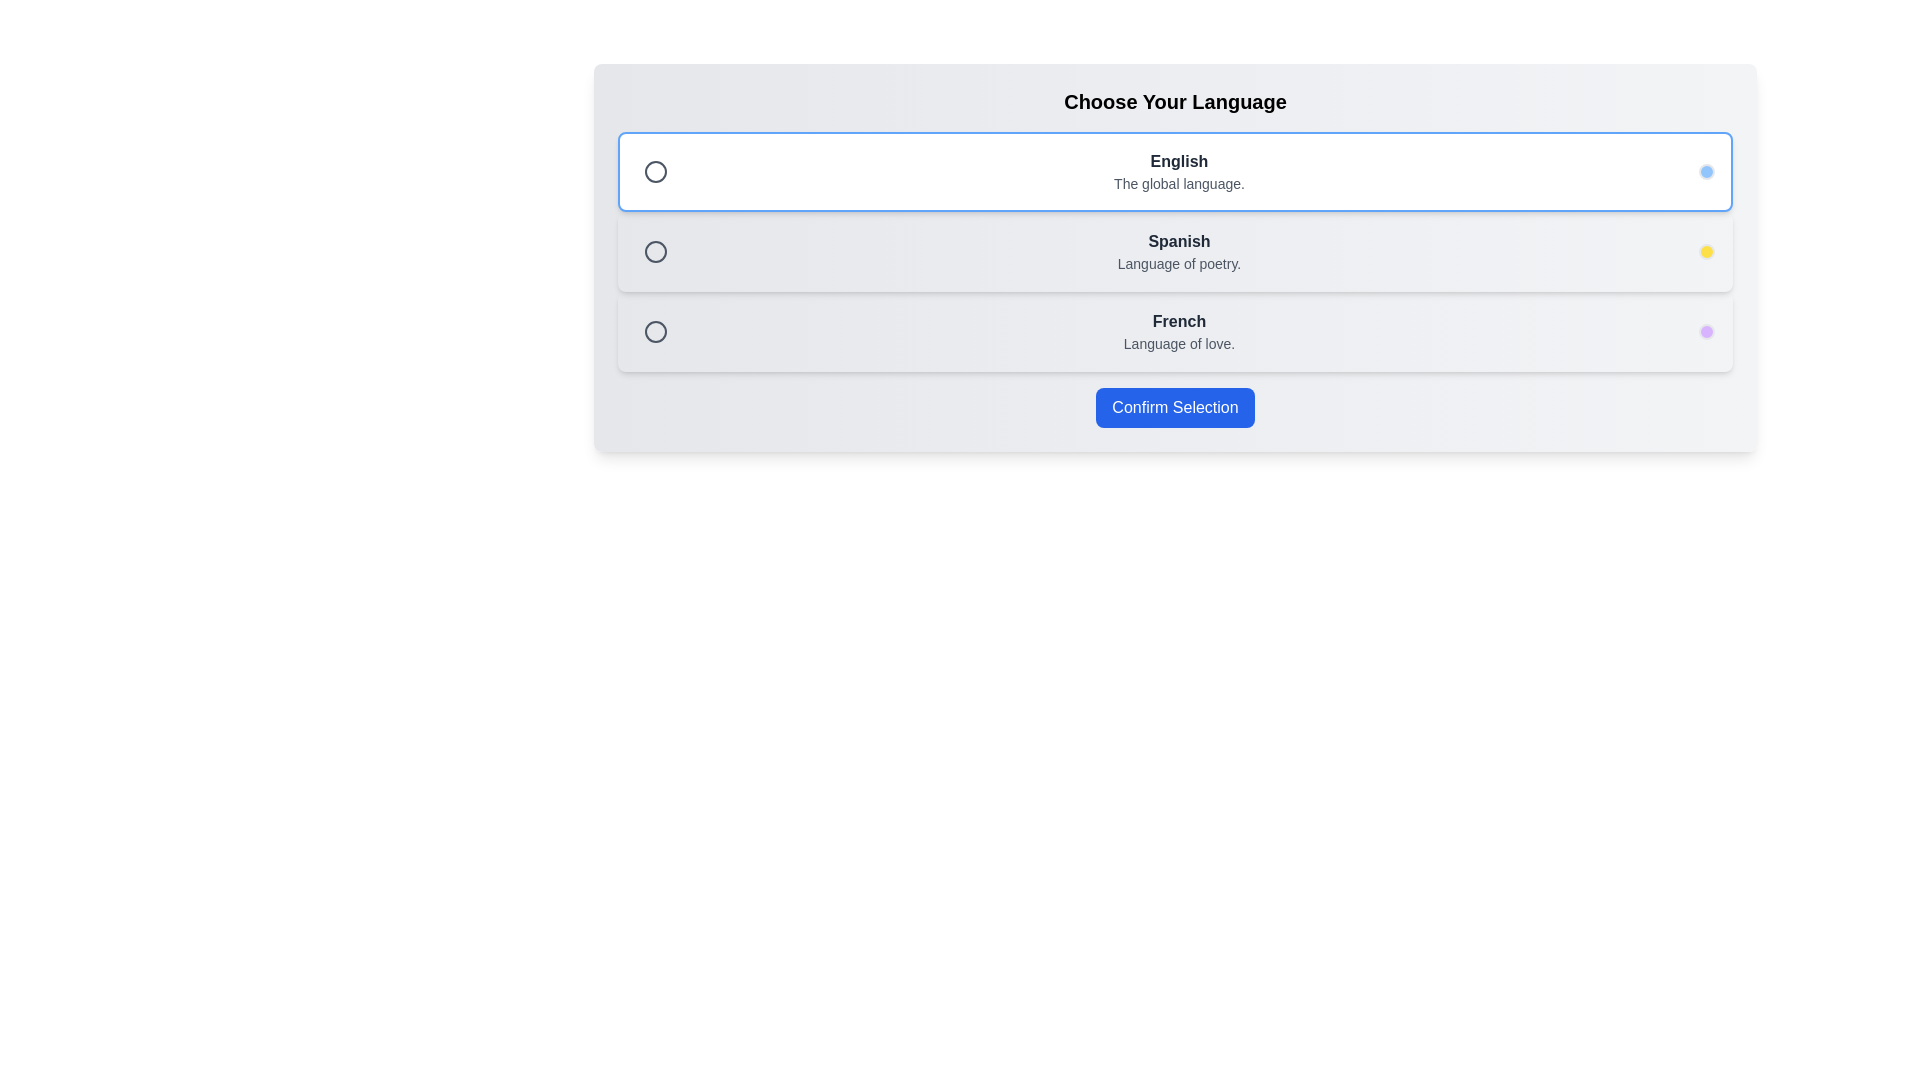  What do you see at coordinates (1179, 262) in the screenshot?
I see `the text label displaying 'Language of poetry.' which is positioned below the 'Spanish' label in the language selection context` at bounding box center [1179, 262].